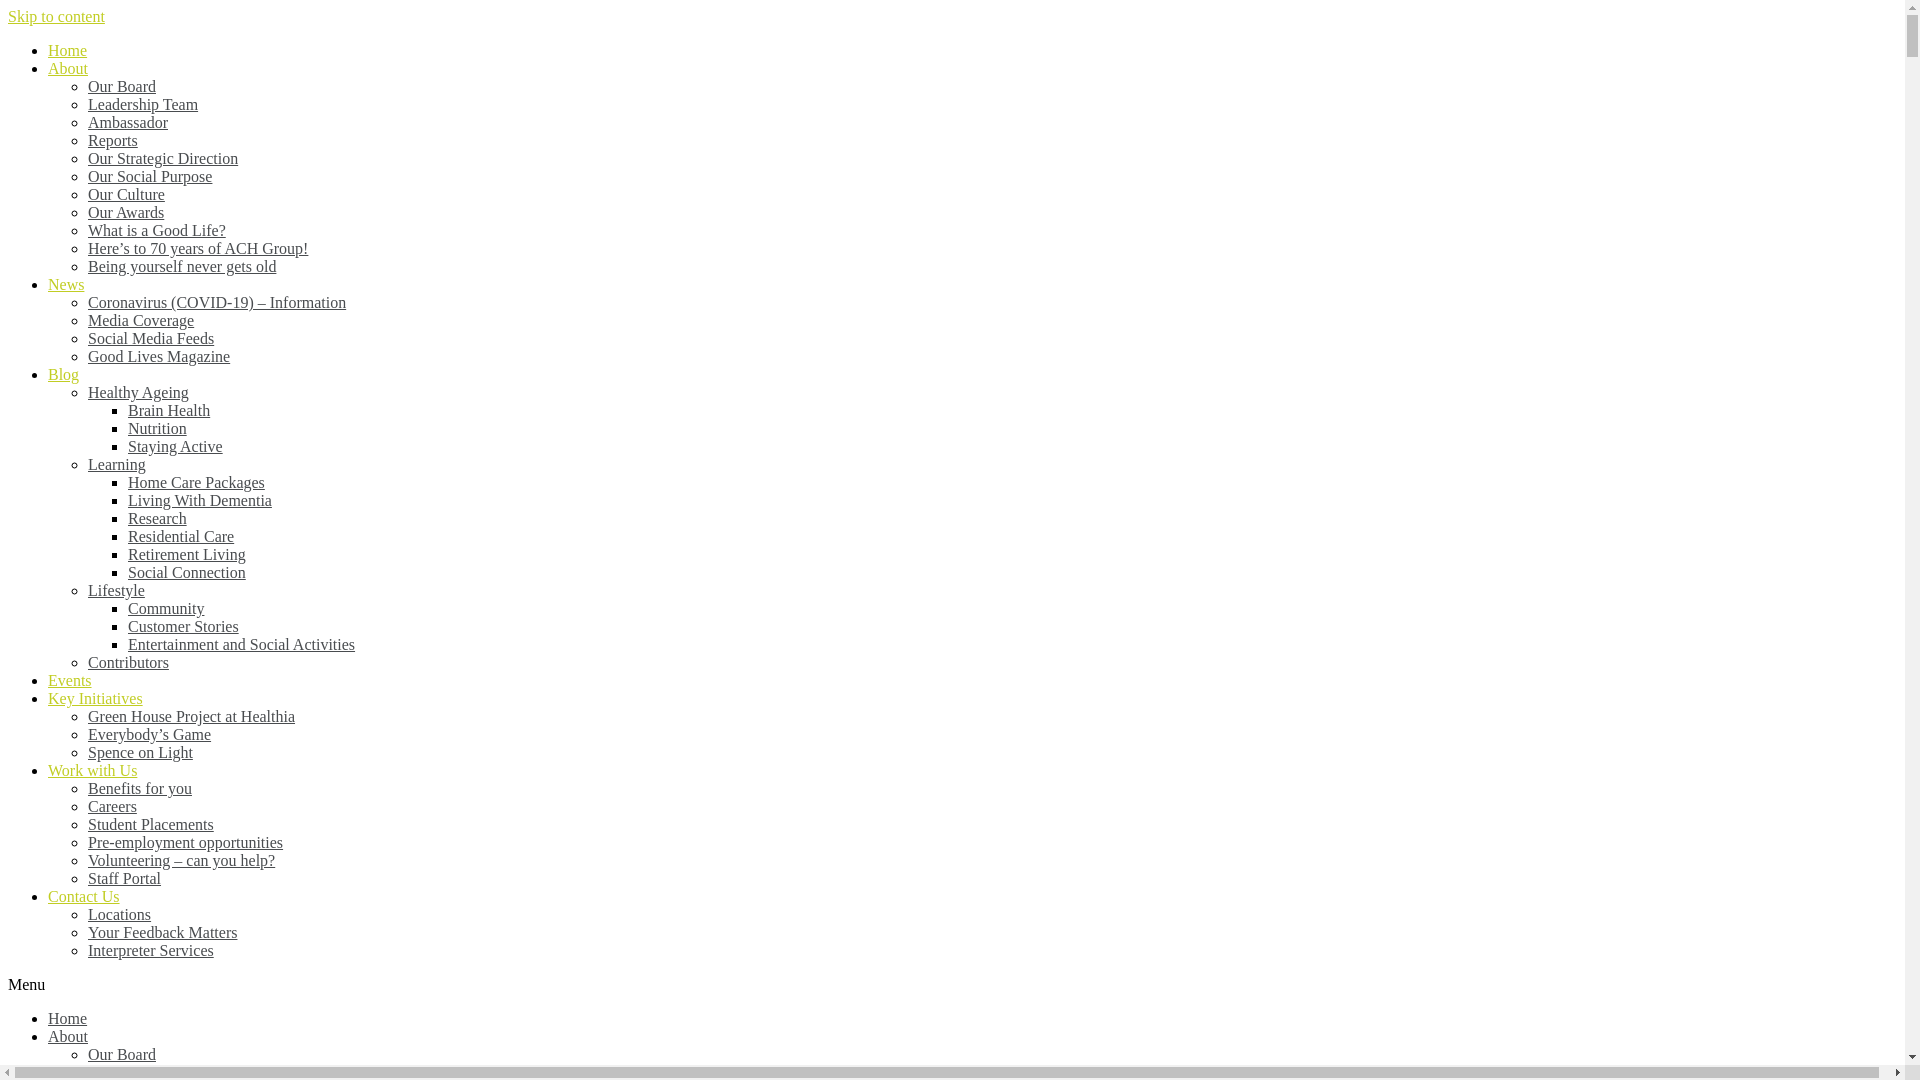  Describe the element at coordinates (120, 85) in the screenshot. I see `'Our Board'` at that location.